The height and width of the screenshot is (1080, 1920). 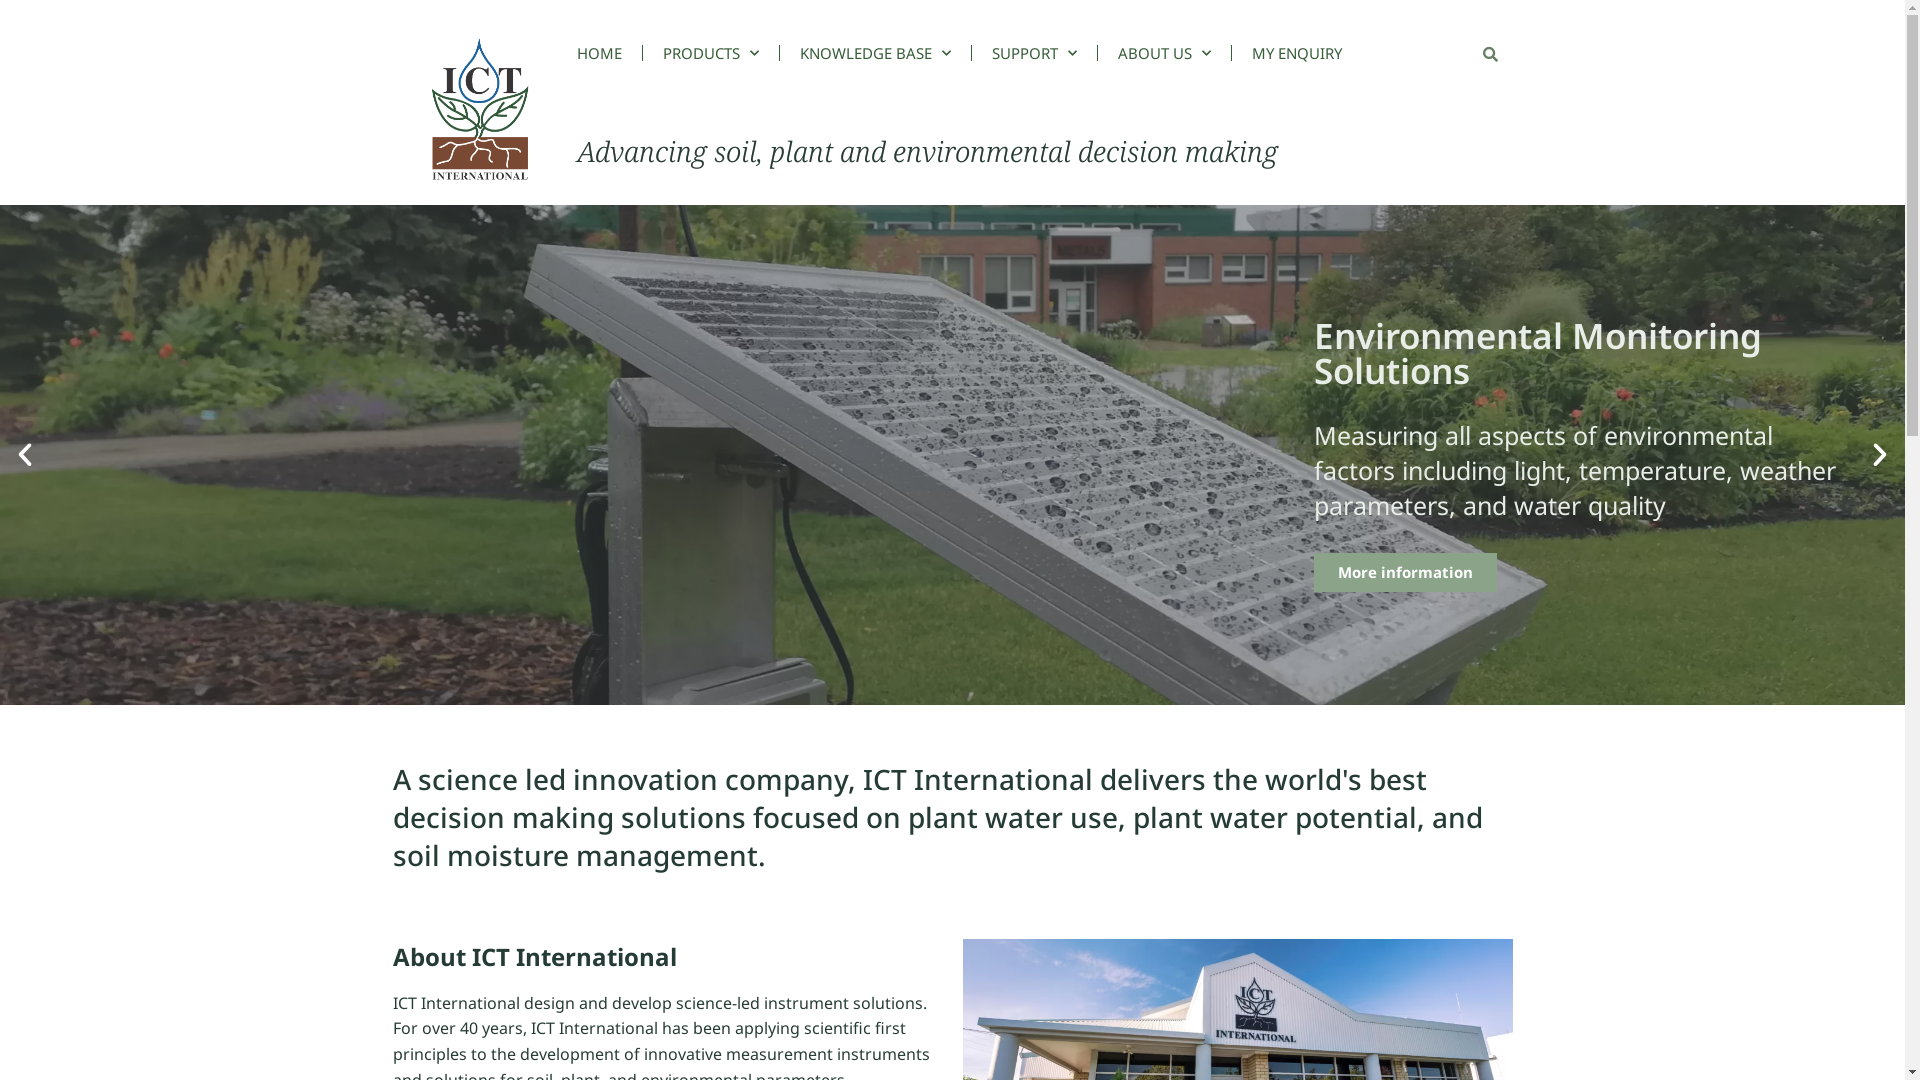 I want to click on 'MY ENQUIRY', so click(x=1296, y=52).